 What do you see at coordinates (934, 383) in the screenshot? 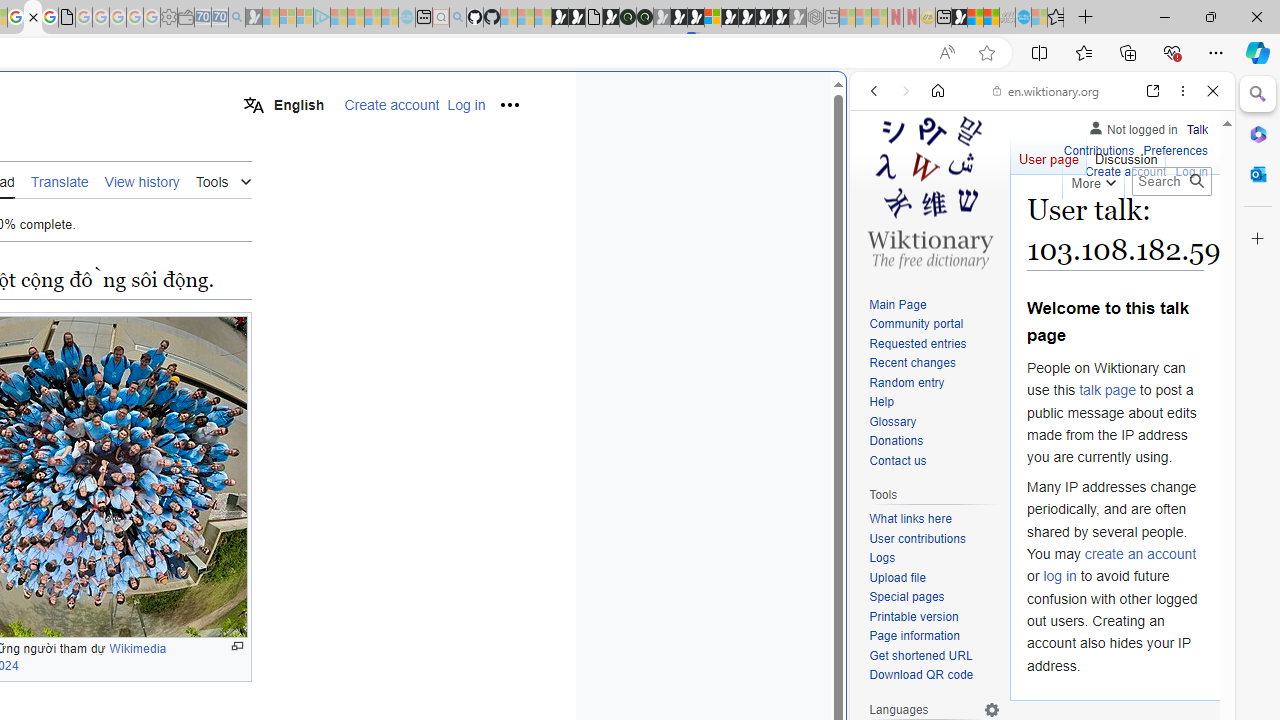
I see `'Random entry'` at bounding box center [934, 383].